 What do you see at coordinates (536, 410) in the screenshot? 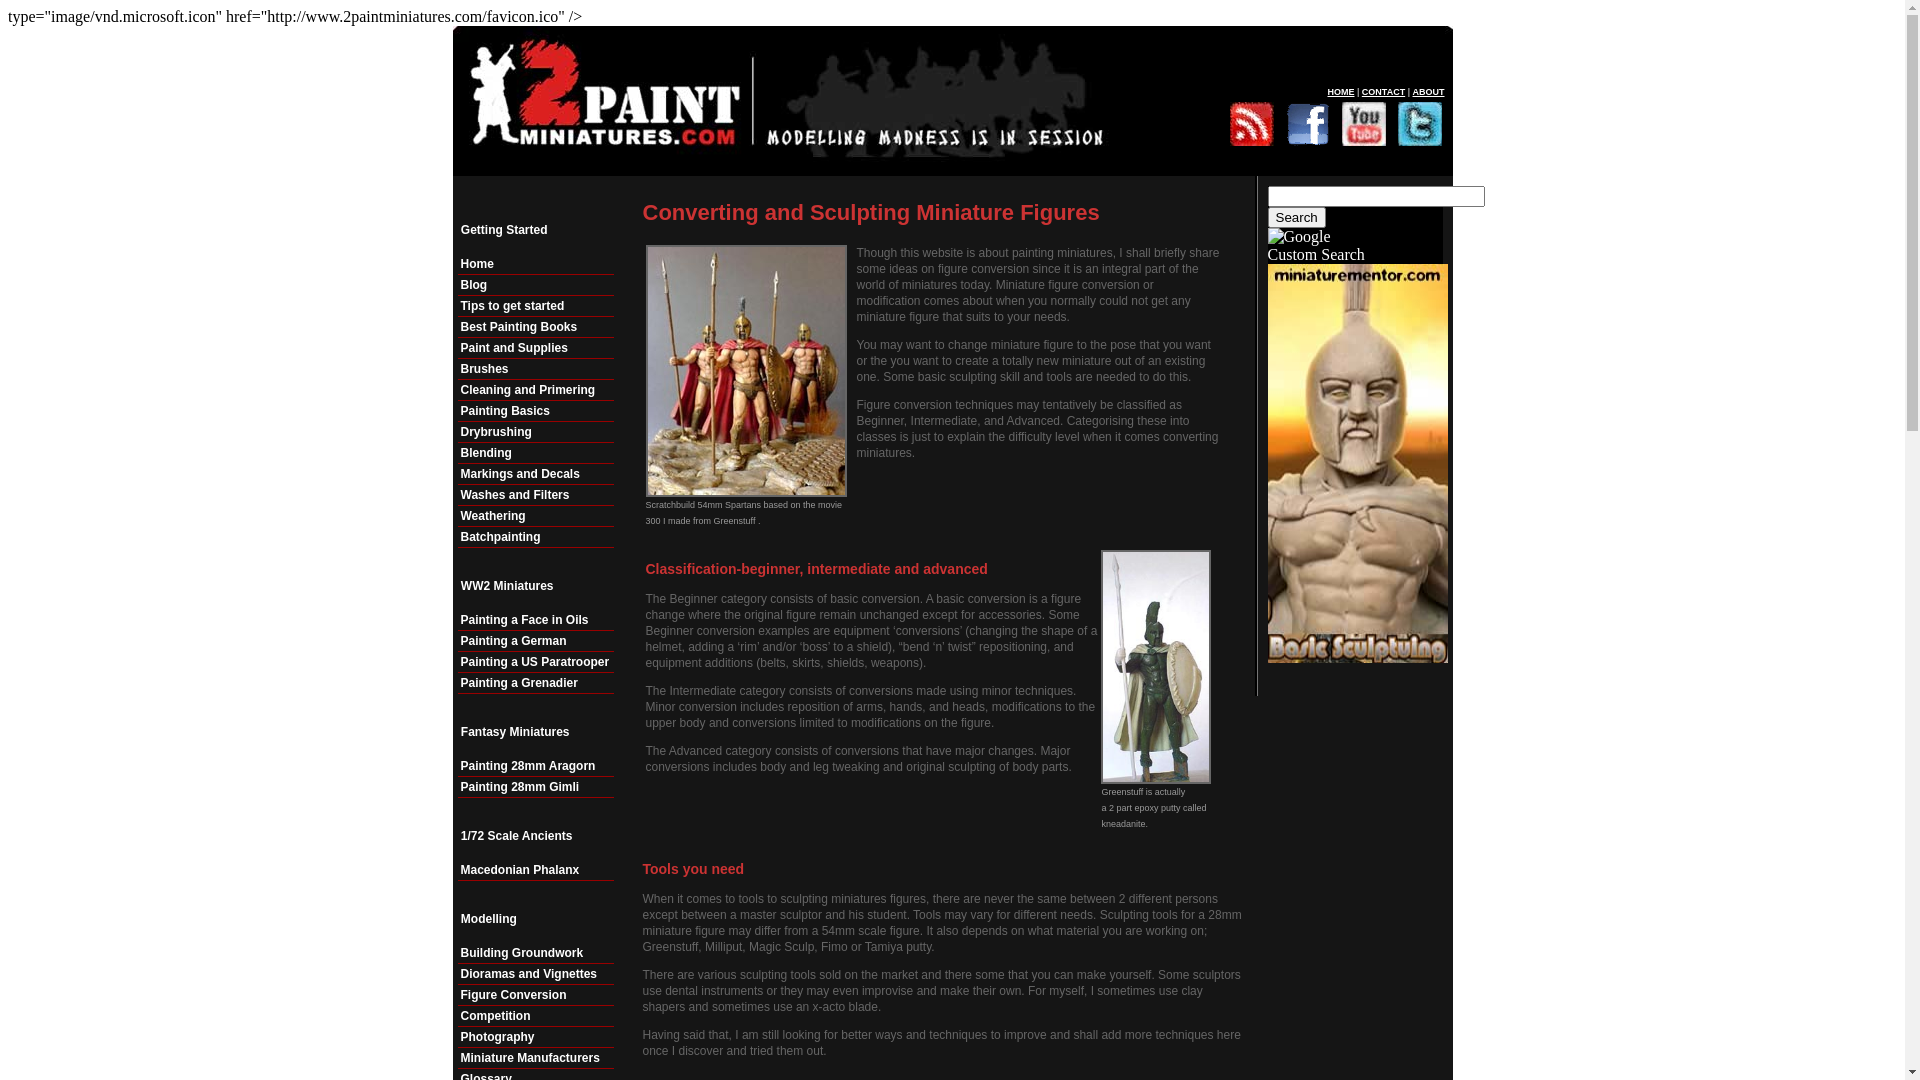
I see `'Painting Basics'` at bounding box center [536, 410].